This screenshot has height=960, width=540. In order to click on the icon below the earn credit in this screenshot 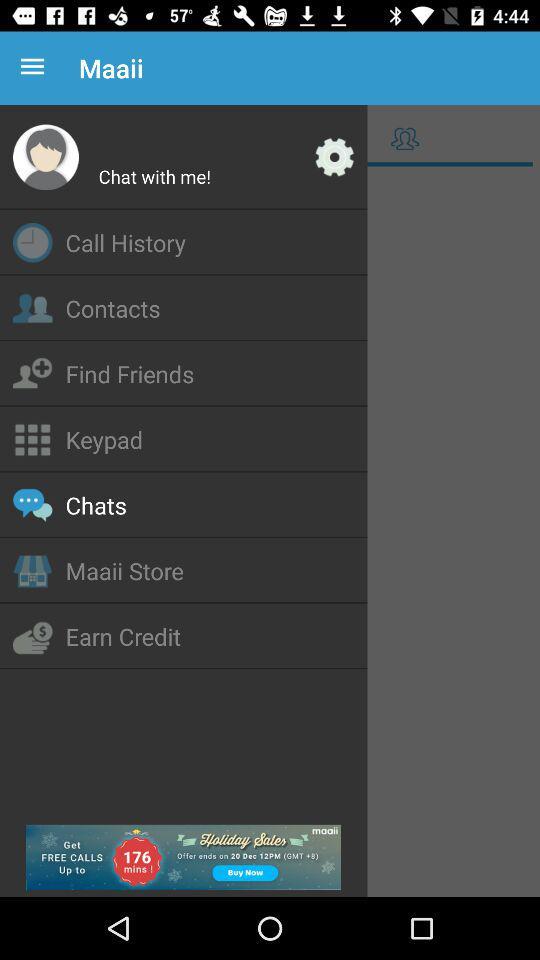, I will do `click(183, 856)`.